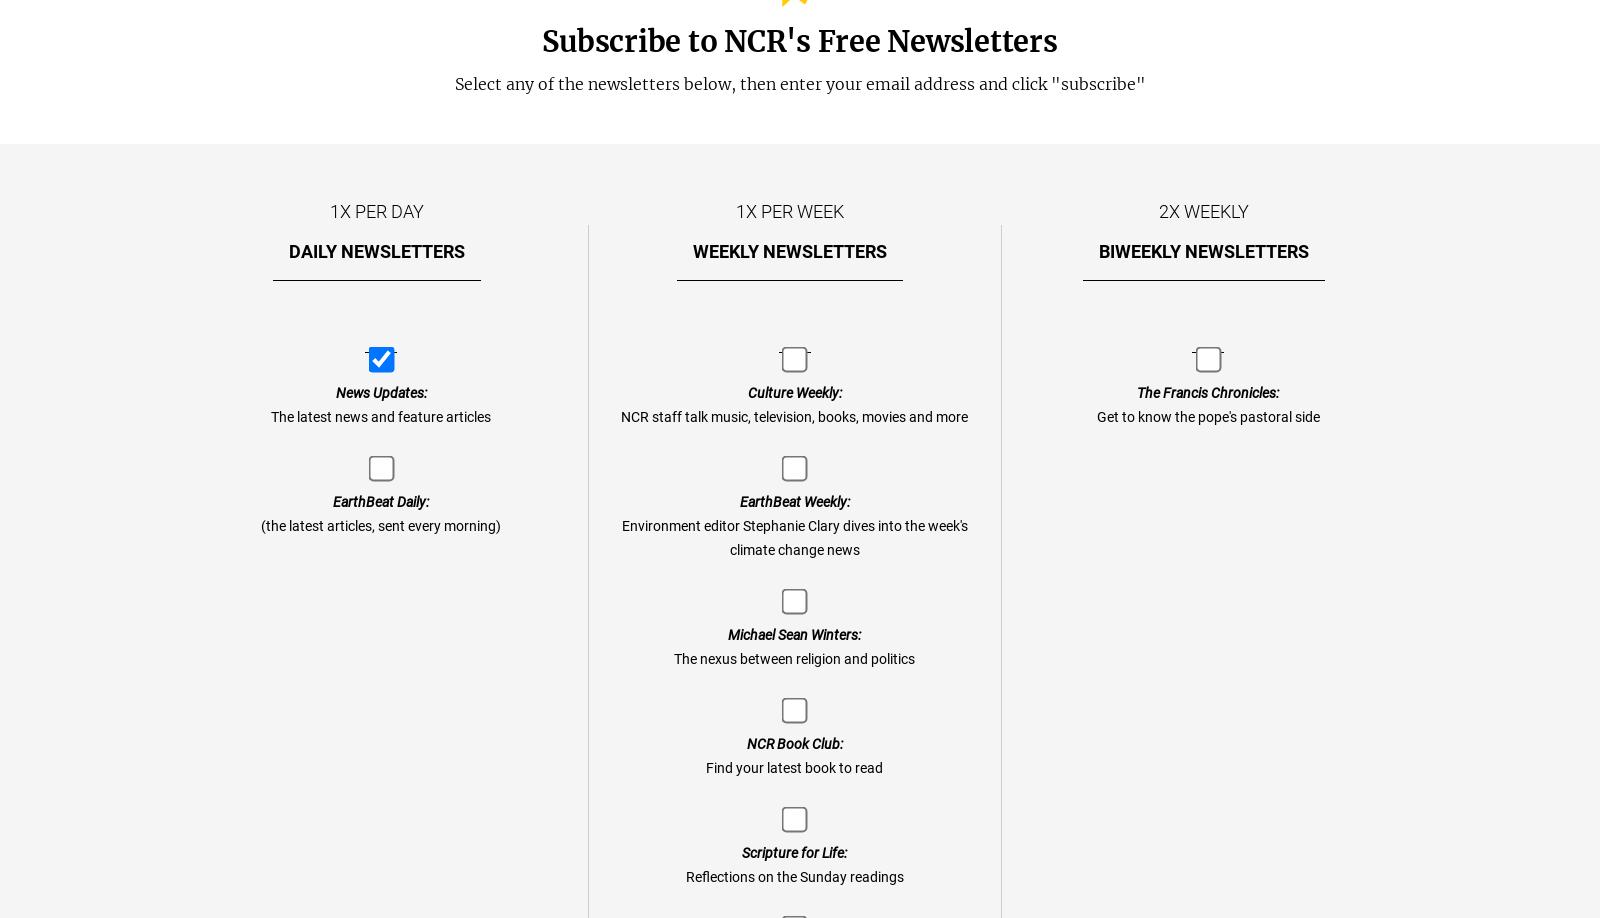 The height and width of the screenshot is (918, 1600). What do you see at coordinates (380, 391) in the screenshot?
I see `'News Updates:'` at bounding box center [380, 391].